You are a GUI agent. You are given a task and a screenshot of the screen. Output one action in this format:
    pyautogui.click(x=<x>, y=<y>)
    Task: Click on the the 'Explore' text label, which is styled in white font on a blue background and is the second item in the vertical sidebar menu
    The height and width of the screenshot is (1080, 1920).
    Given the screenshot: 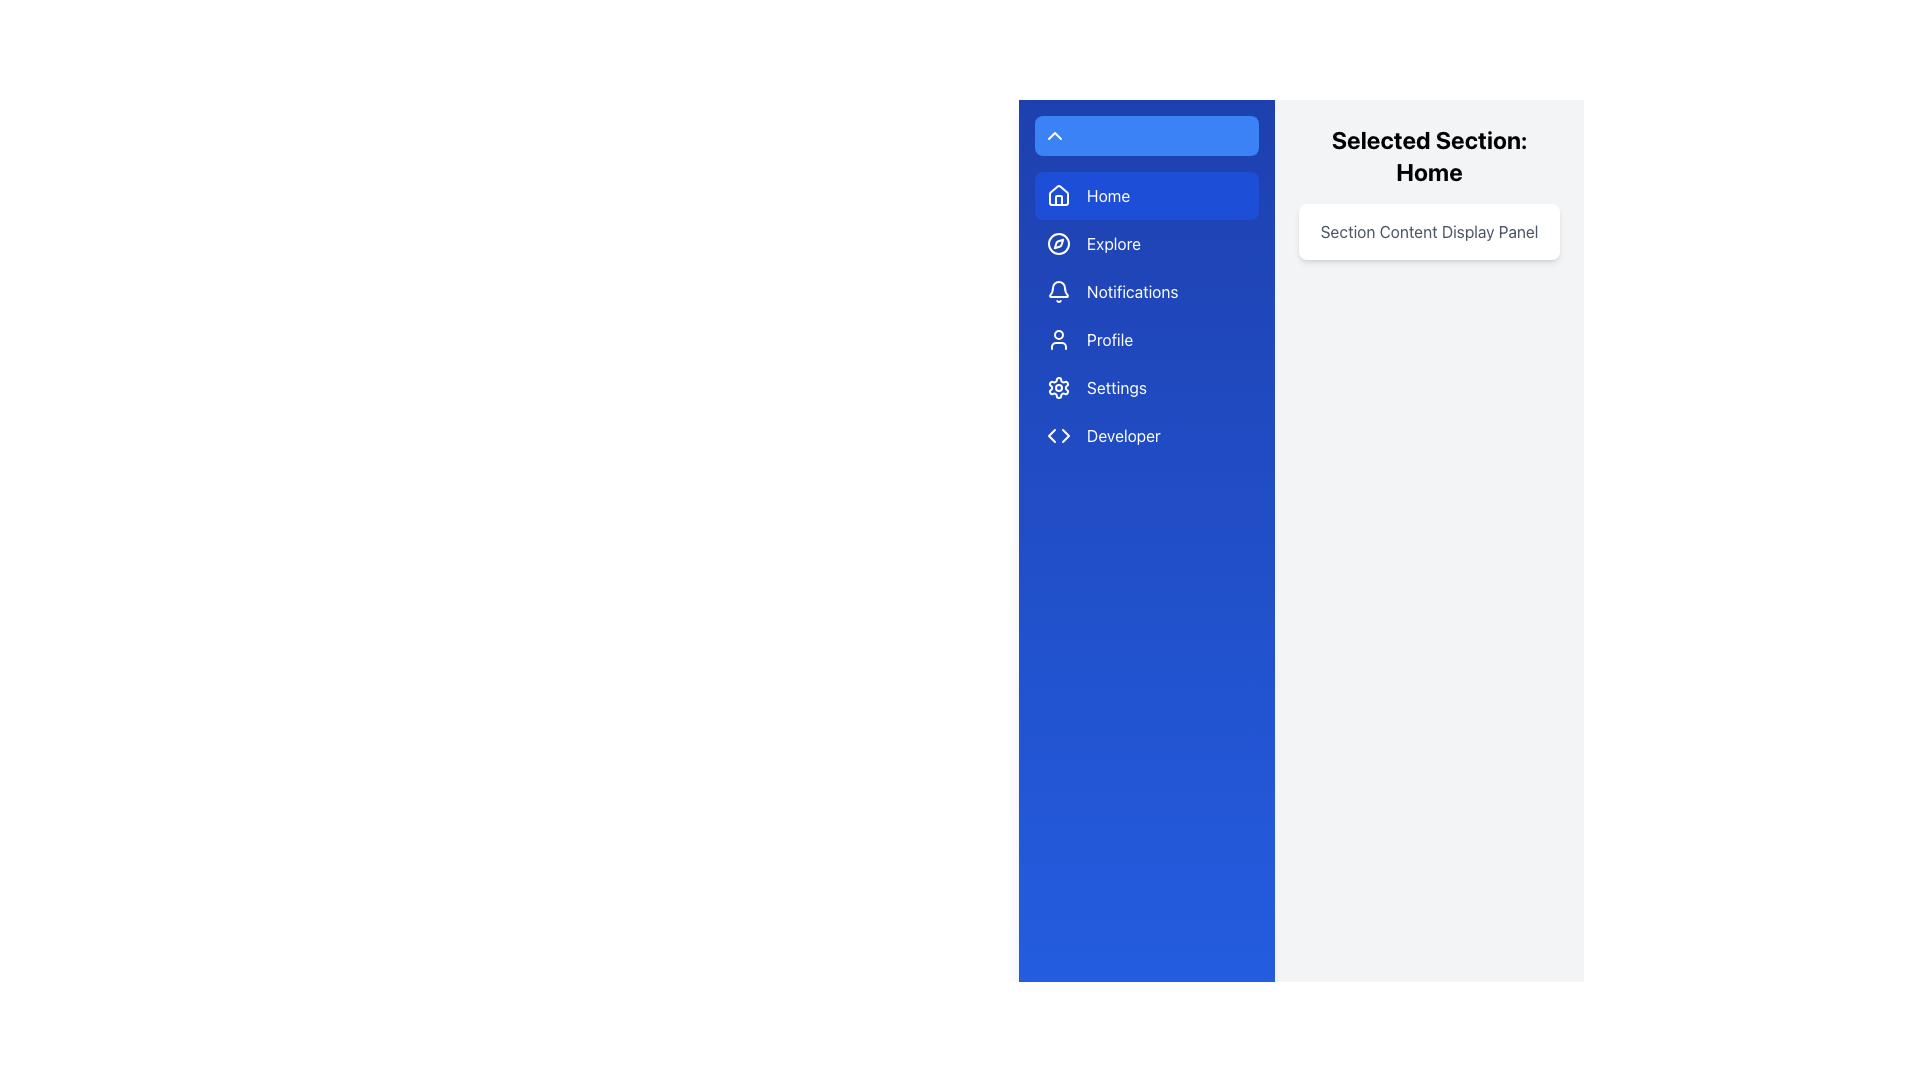 What is the action you would take?
    pyautogui.click(x=1112, y=242)
    